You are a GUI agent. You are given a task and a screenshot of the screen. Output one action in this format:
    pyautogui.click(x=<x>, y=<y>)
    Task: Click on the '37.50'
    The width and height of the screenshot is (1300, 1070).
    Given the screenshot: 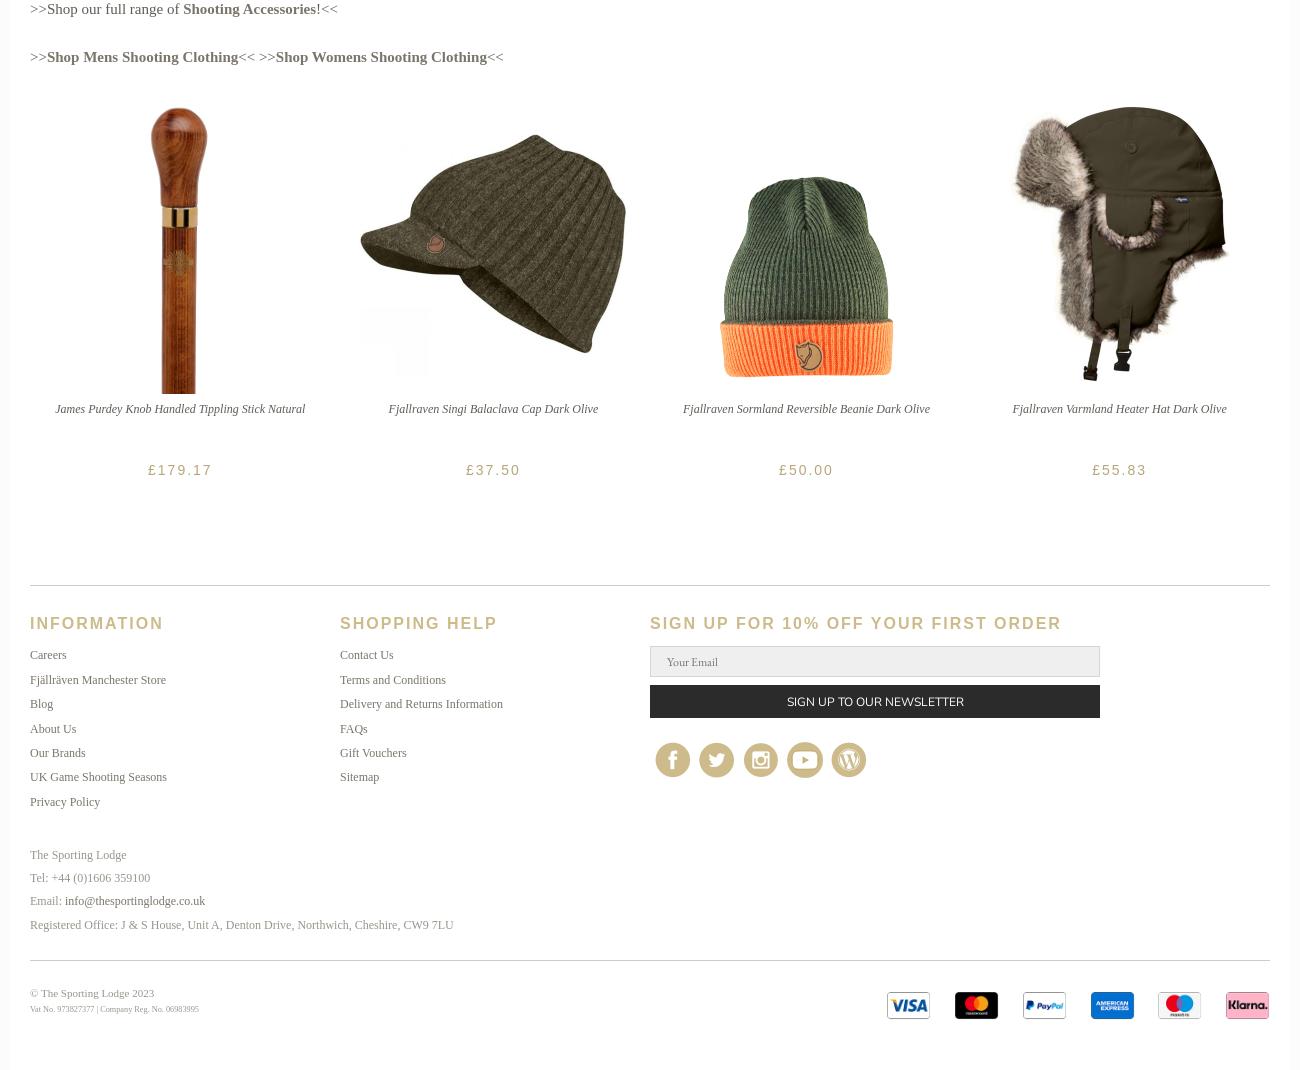 What is the action you would take?
    pyautogui.click(x=497, y=470)
    